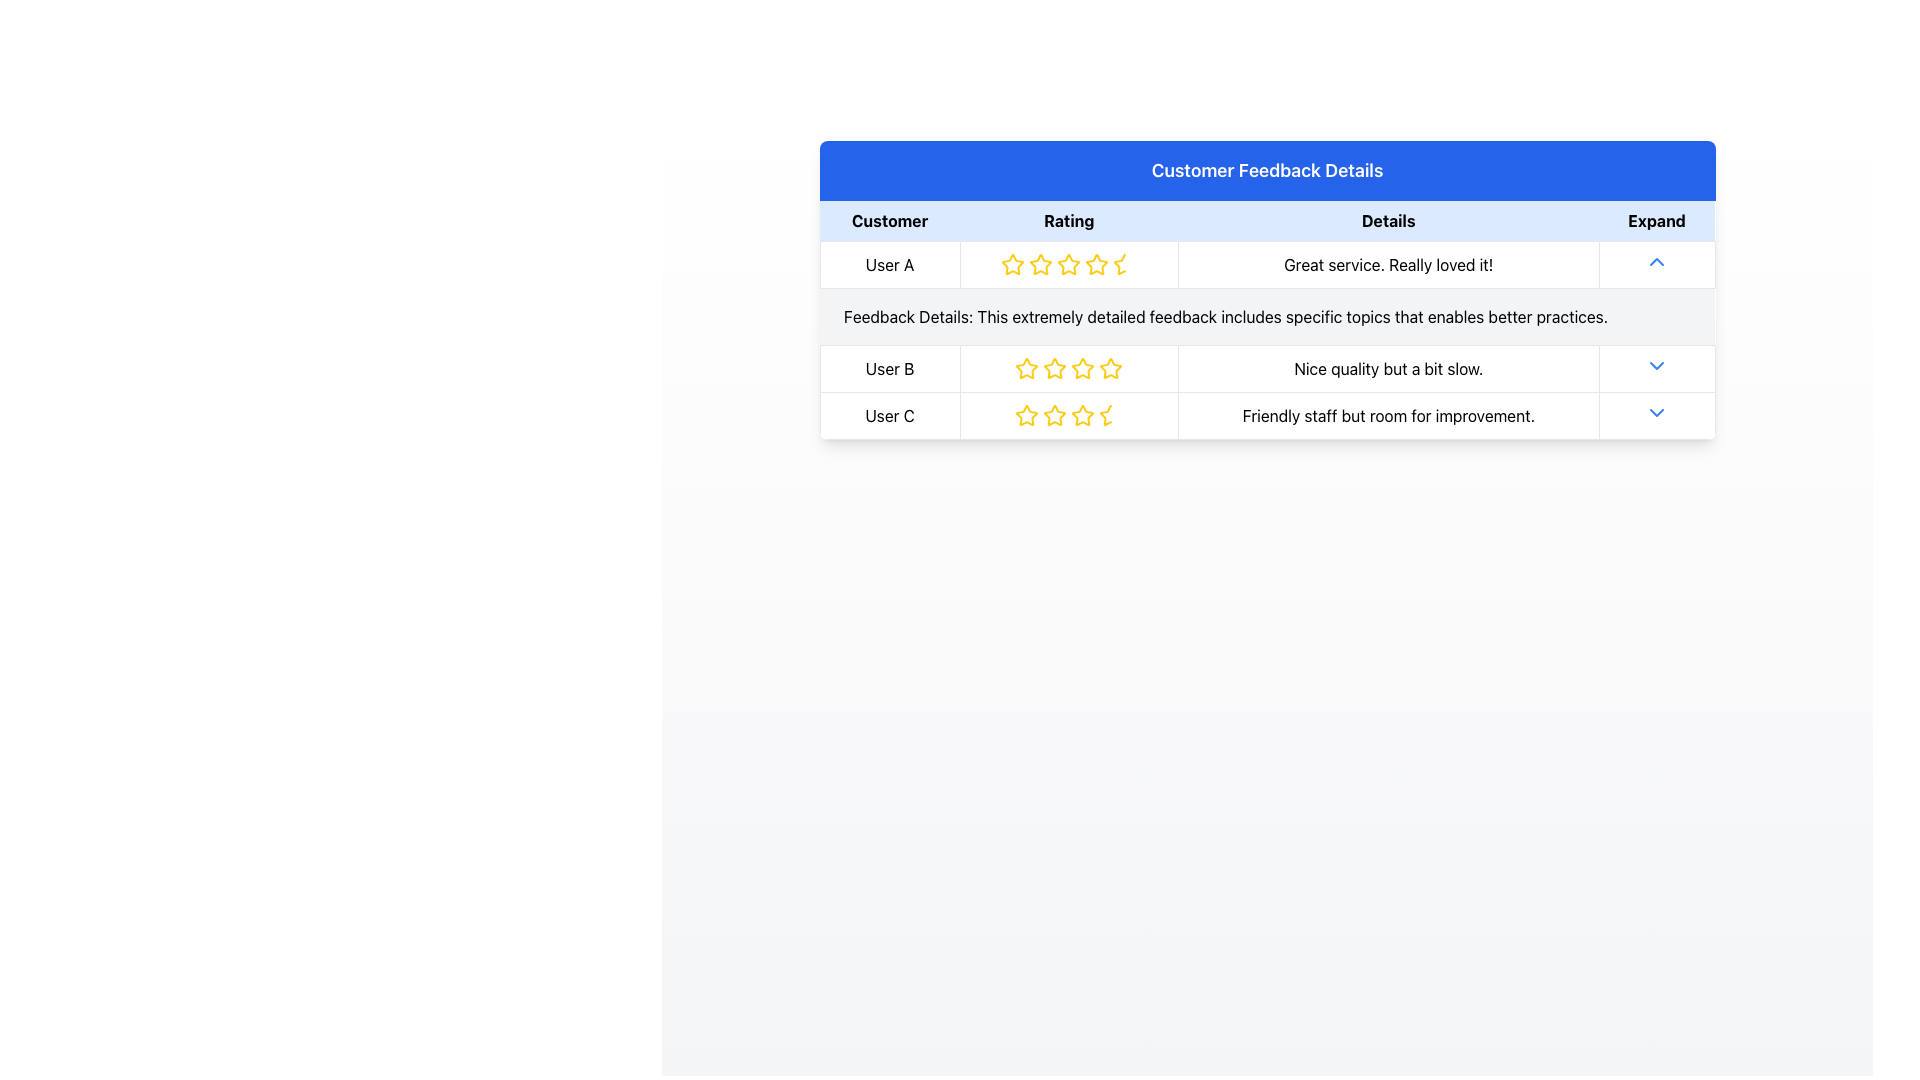  What do you see at coordinates (1013, 263) in the screenshot?
I see `the leftmost star in the five-star rating group for User A` at bounding box center [1013, 263].